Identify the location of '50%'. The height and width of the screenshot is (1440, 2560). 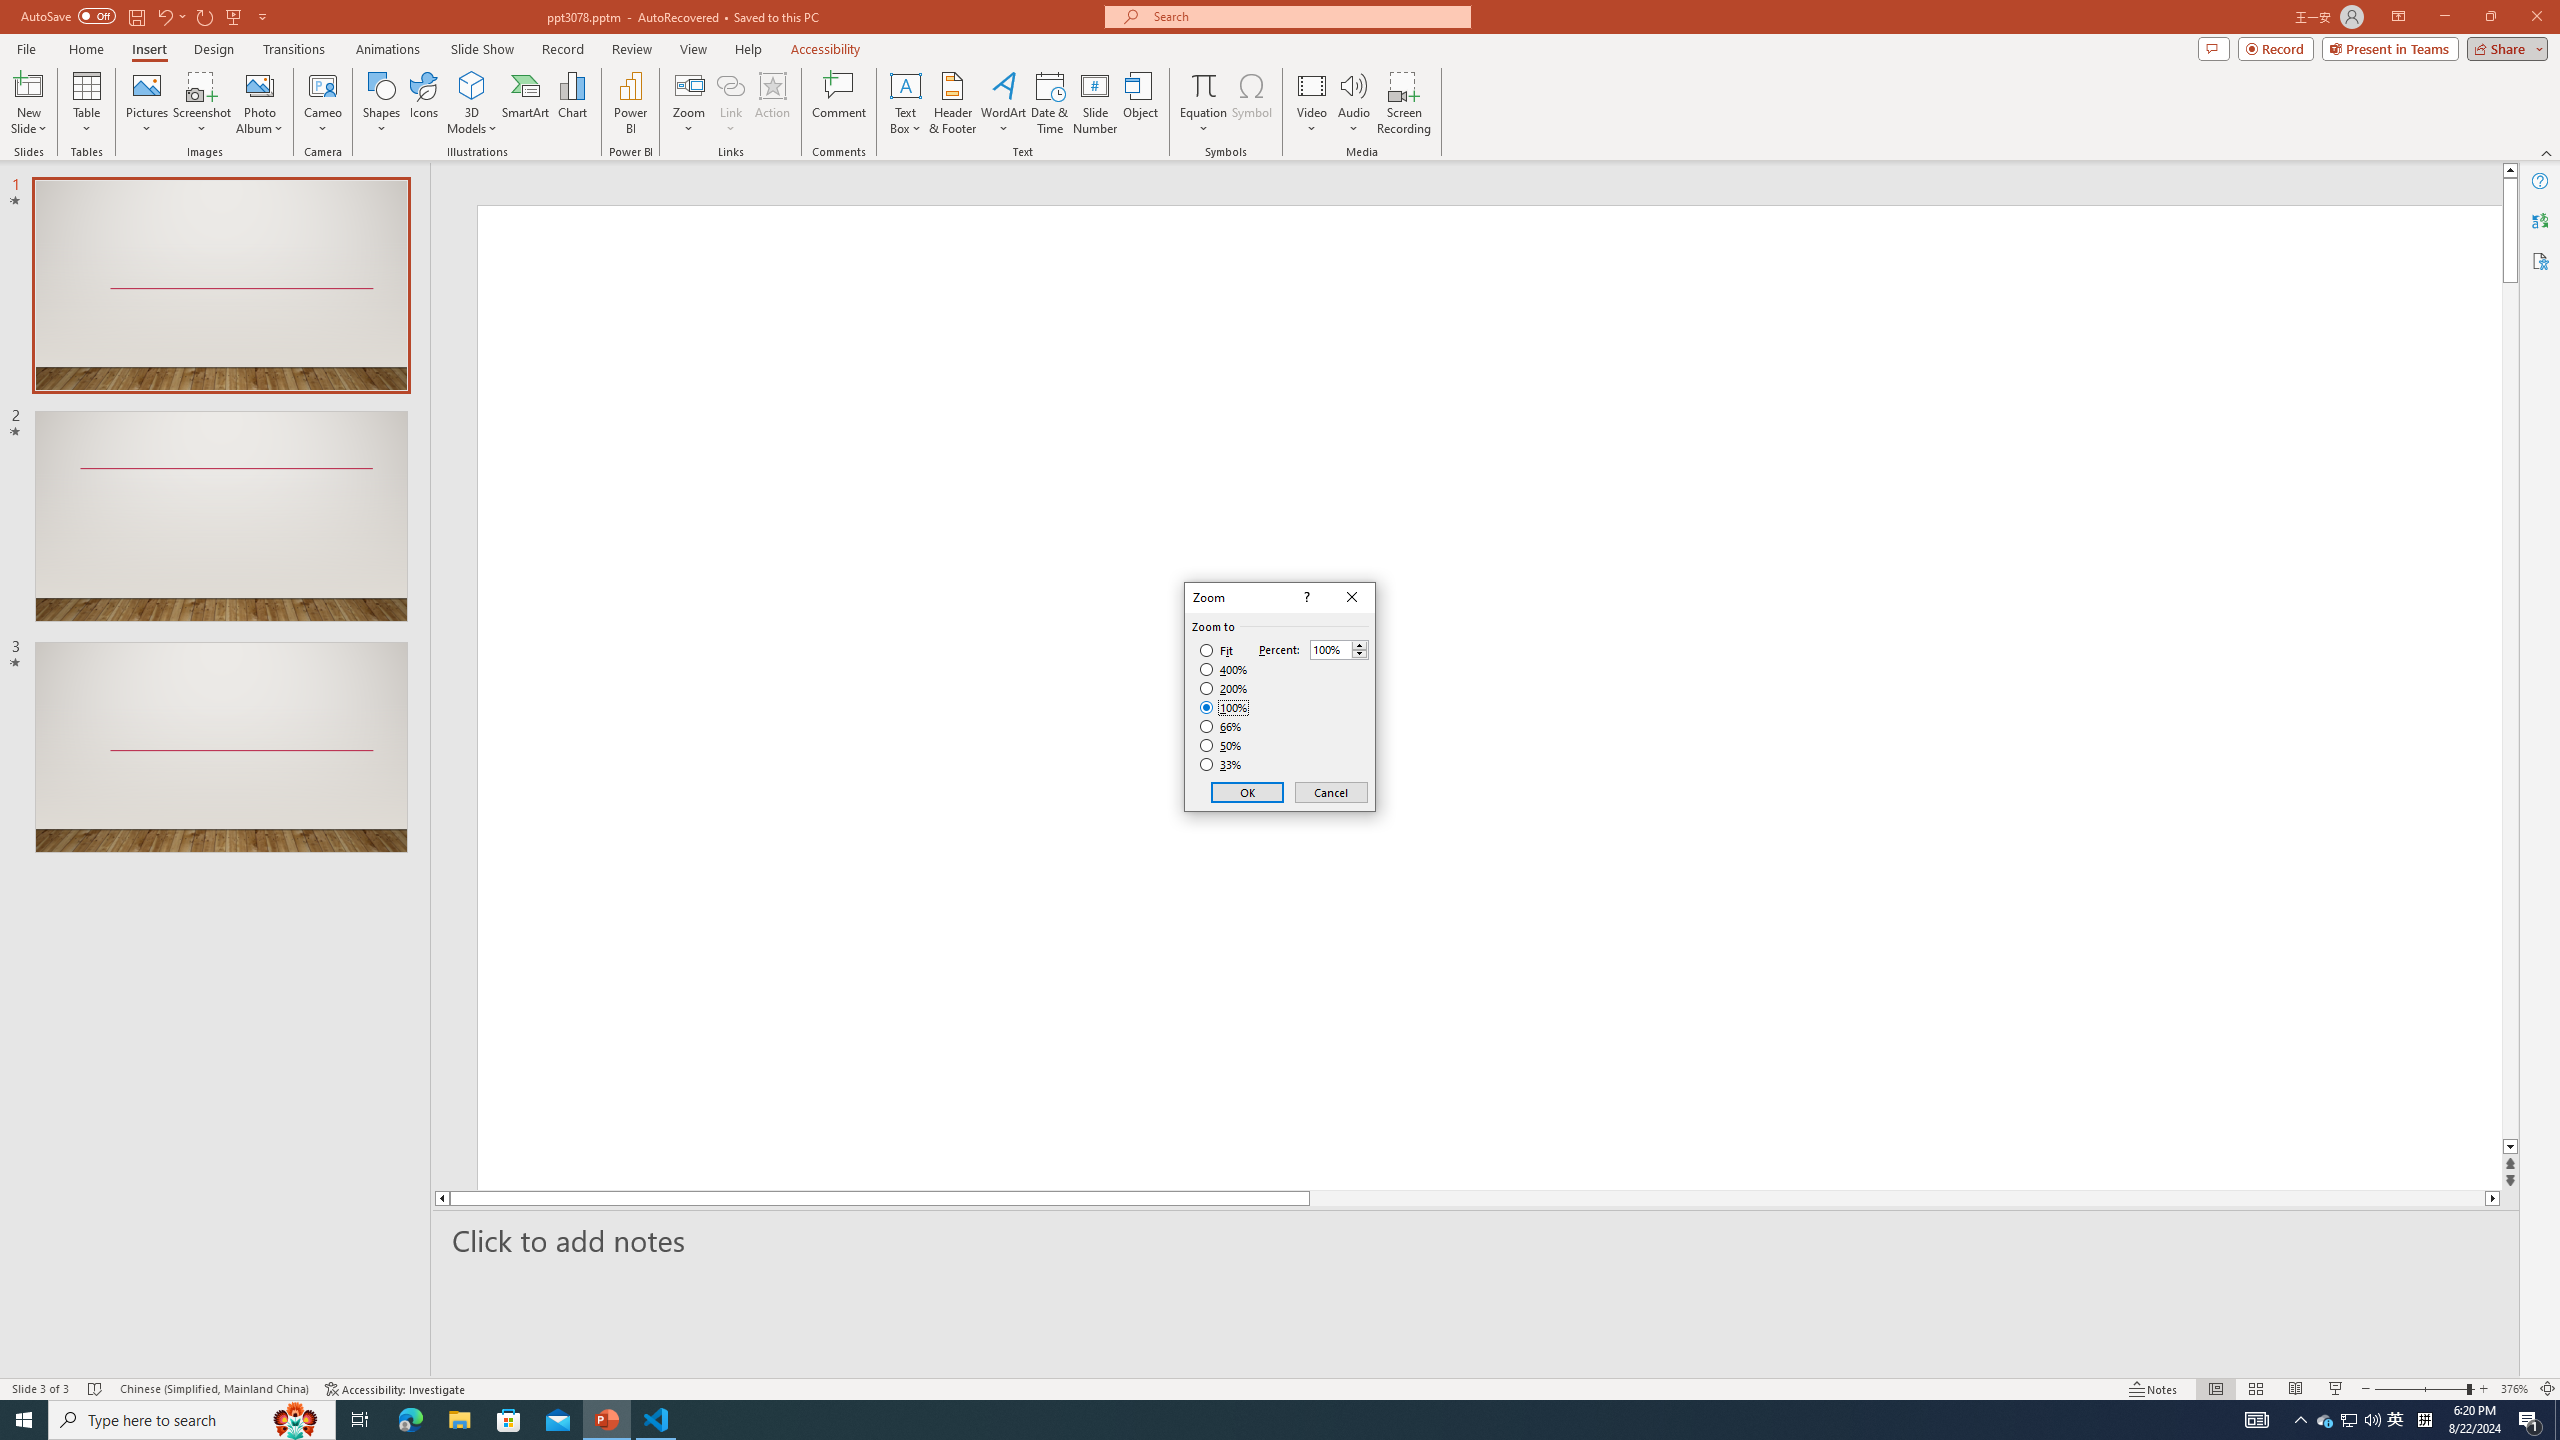
(1222, 744).